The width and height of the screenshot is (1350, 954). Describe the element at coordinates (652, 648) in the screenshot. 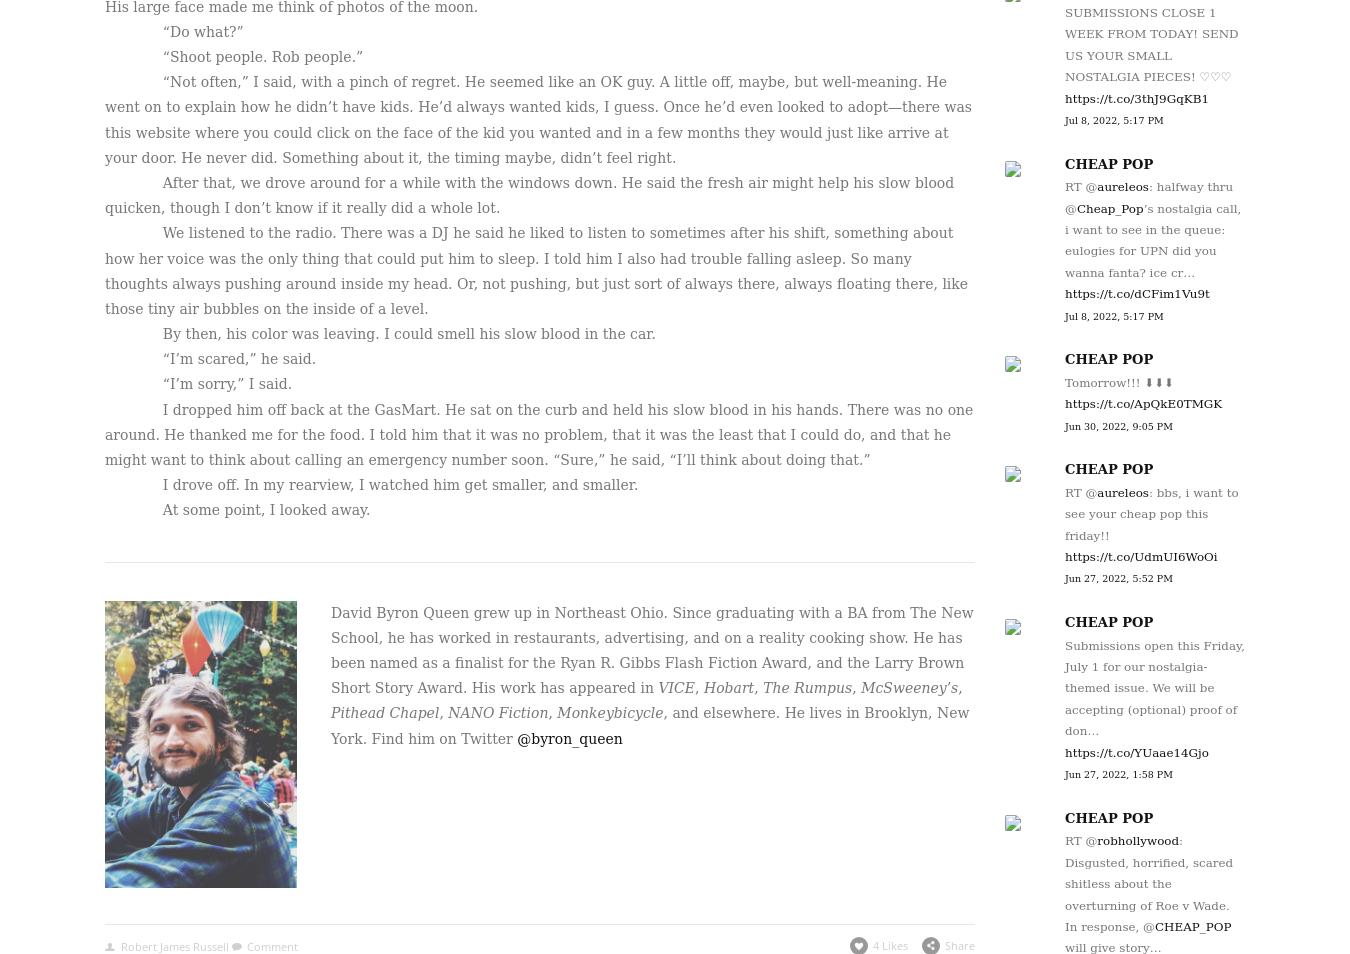

I see `'David Byron Queen grew up in Northeast Ohio. Since graduating with a BA from The New School, he has worked in restaurants, advertising, and on a reality cooking show. He has been named as a finalist for the Ryan R. Gibbs Flash Fiction Award, and the Larry Brown Short Story Award. His work has appeared in'` at that location.